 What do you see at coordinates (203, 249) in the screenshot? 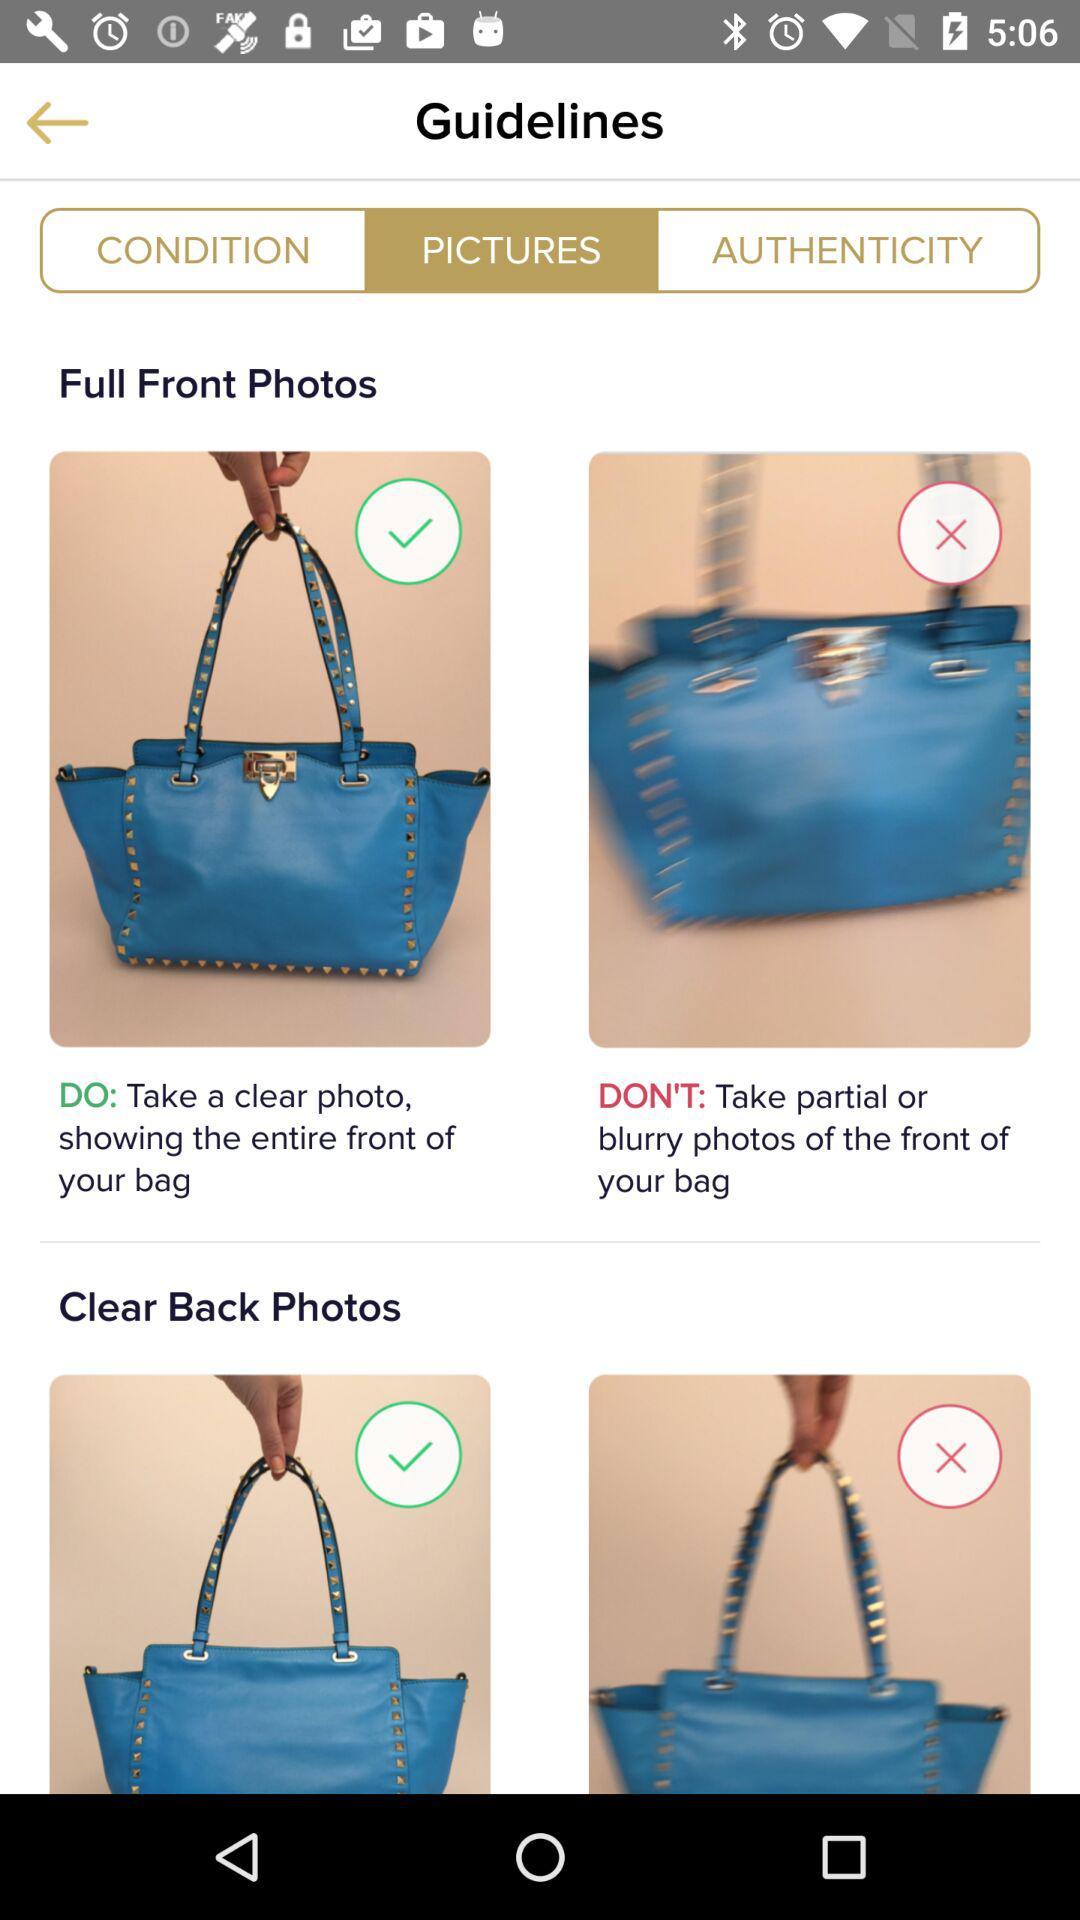
I see `icon above the full front photos item` at bounding box center [203, 249].